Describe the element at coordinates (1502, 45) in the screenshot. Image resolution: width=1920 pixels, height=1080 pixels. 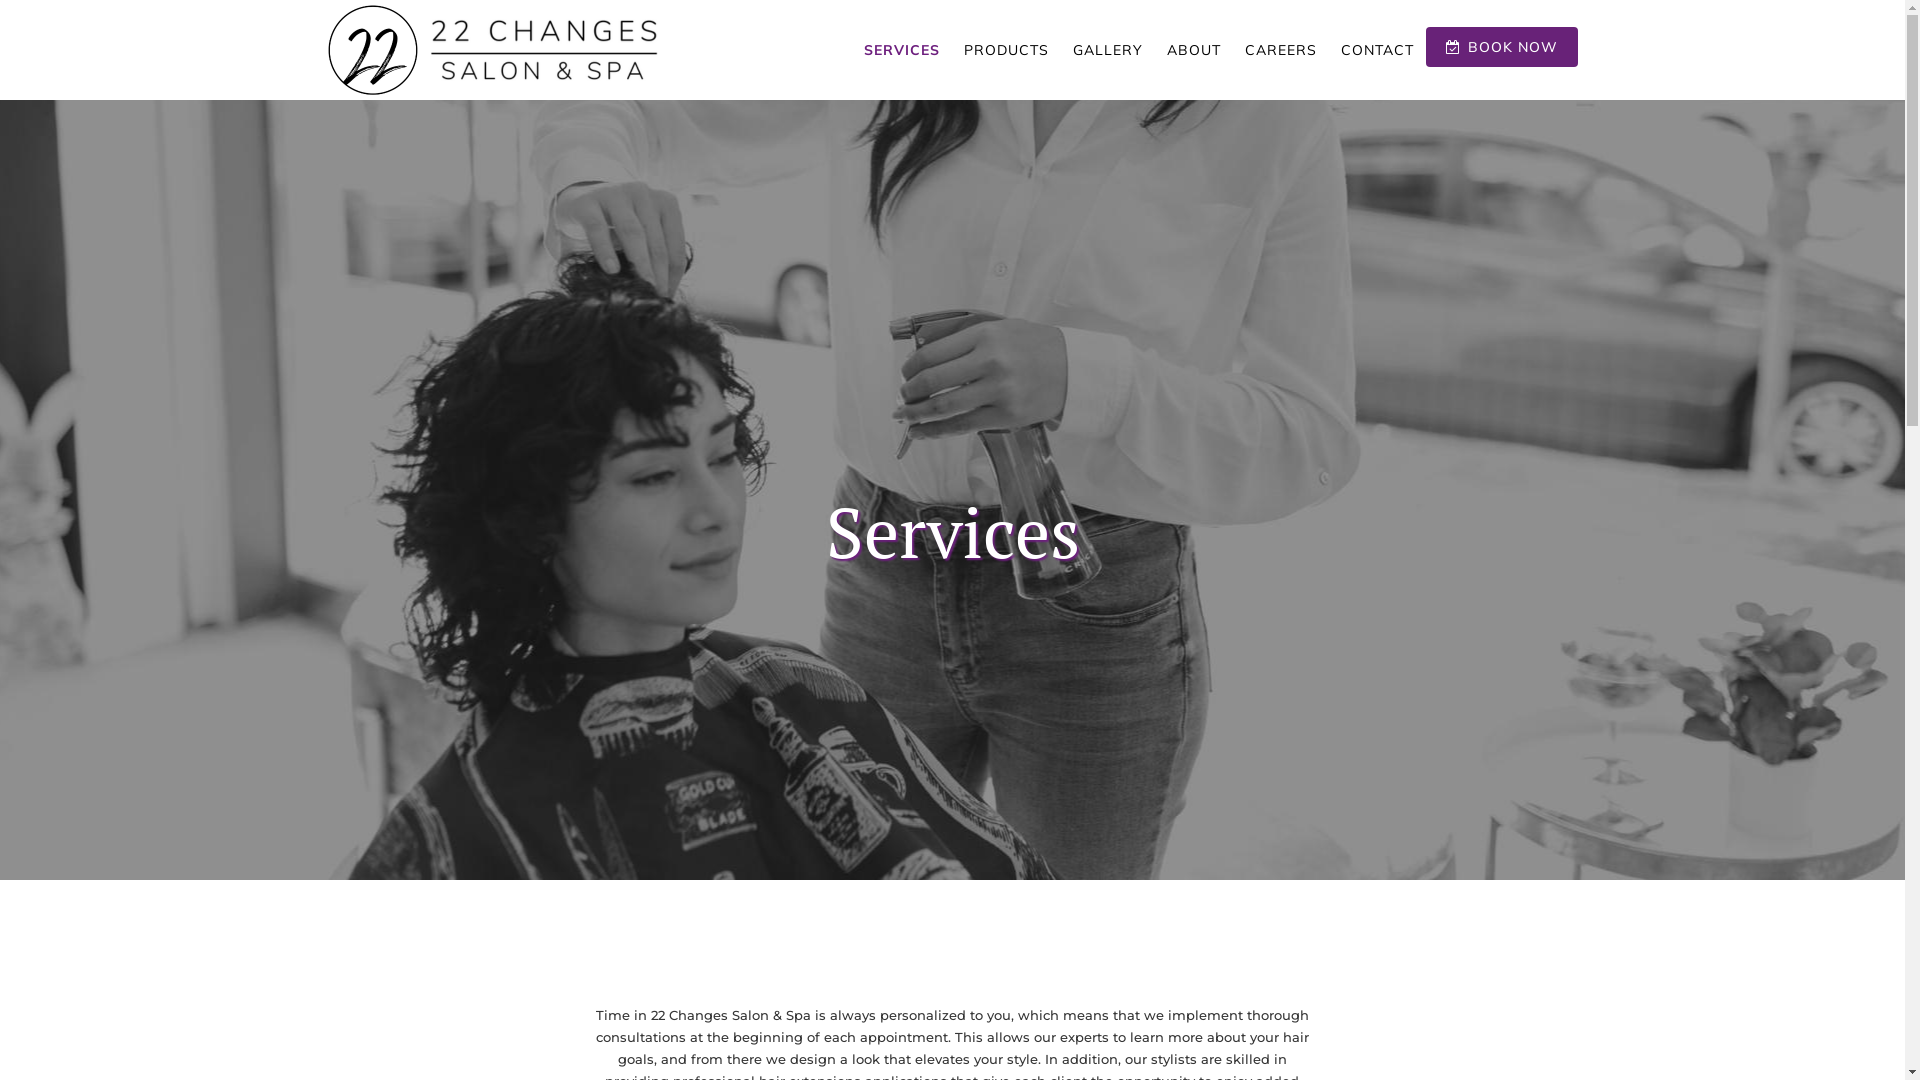
I see `'BOOK NOW'` at that location.